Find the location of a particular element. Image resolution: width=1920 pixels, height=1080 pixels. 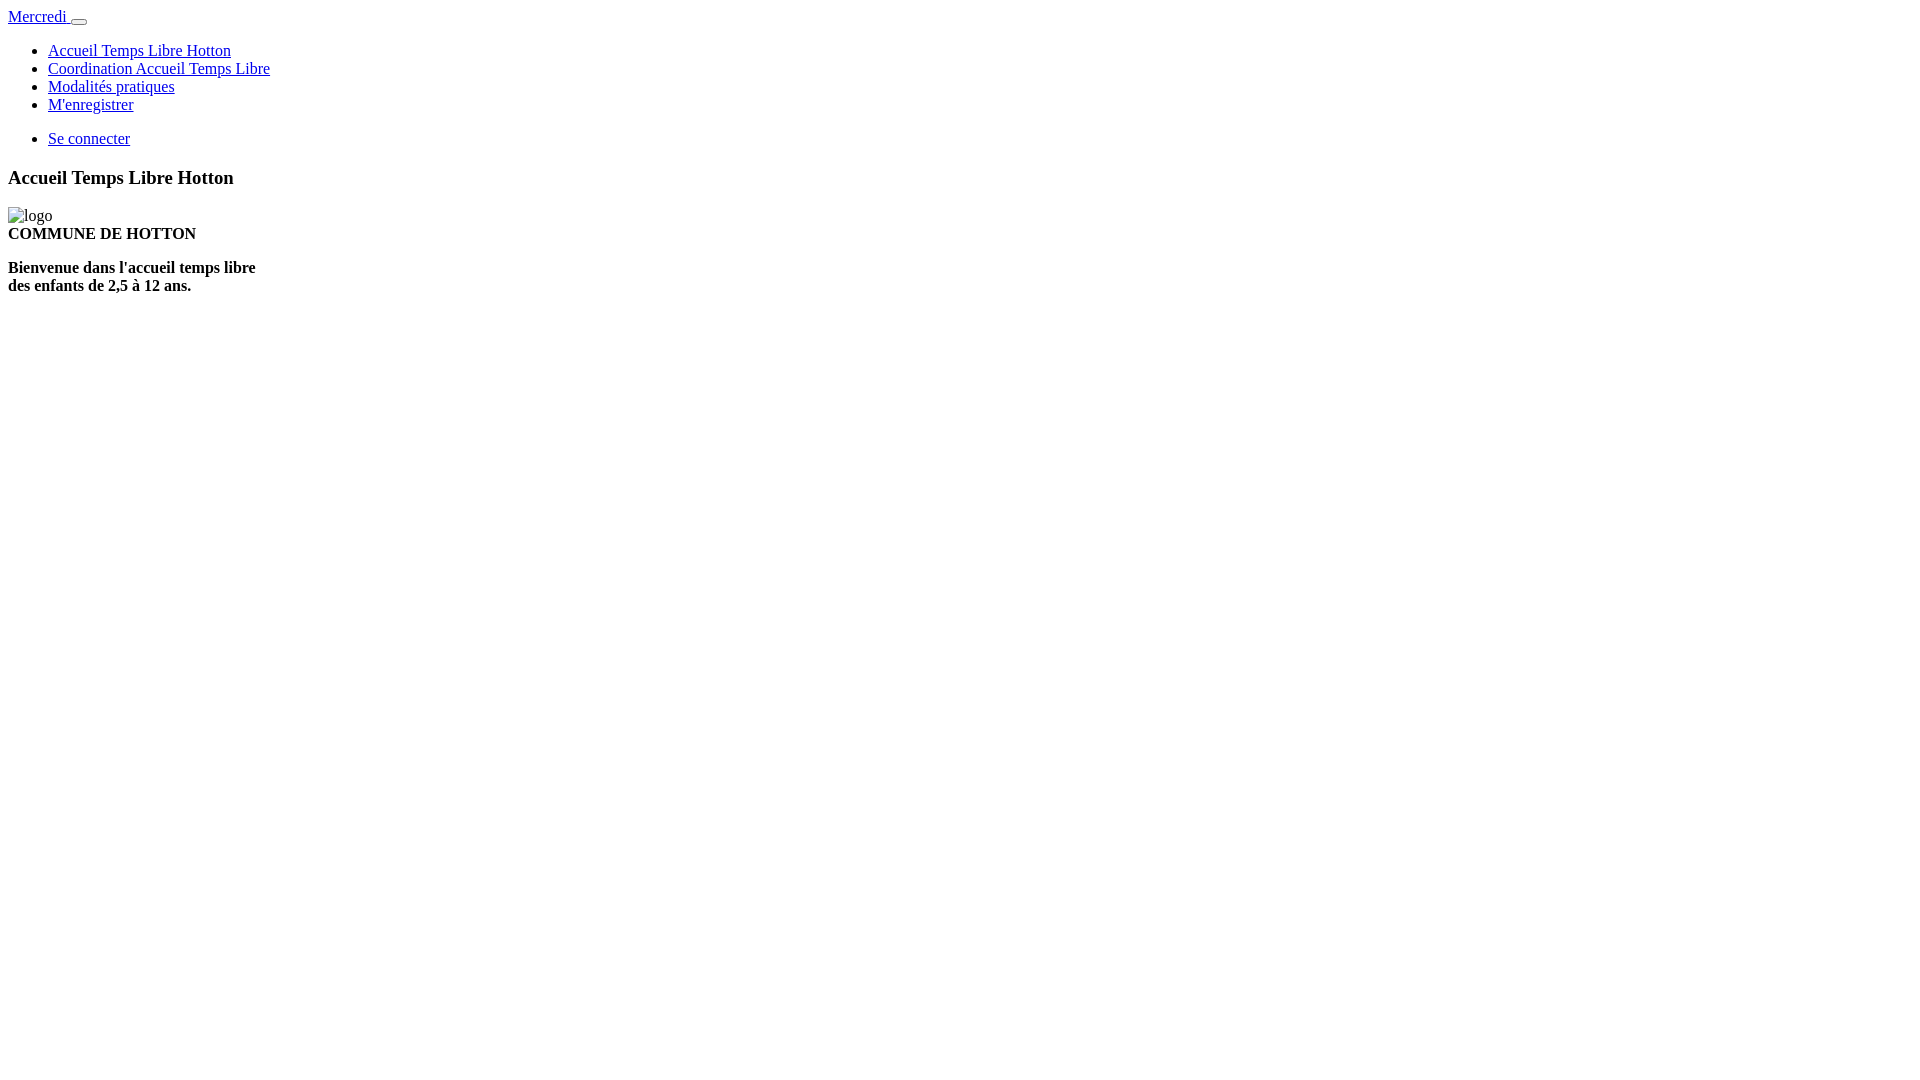

'M'enregistrer' is located at coordinates (90, 104).